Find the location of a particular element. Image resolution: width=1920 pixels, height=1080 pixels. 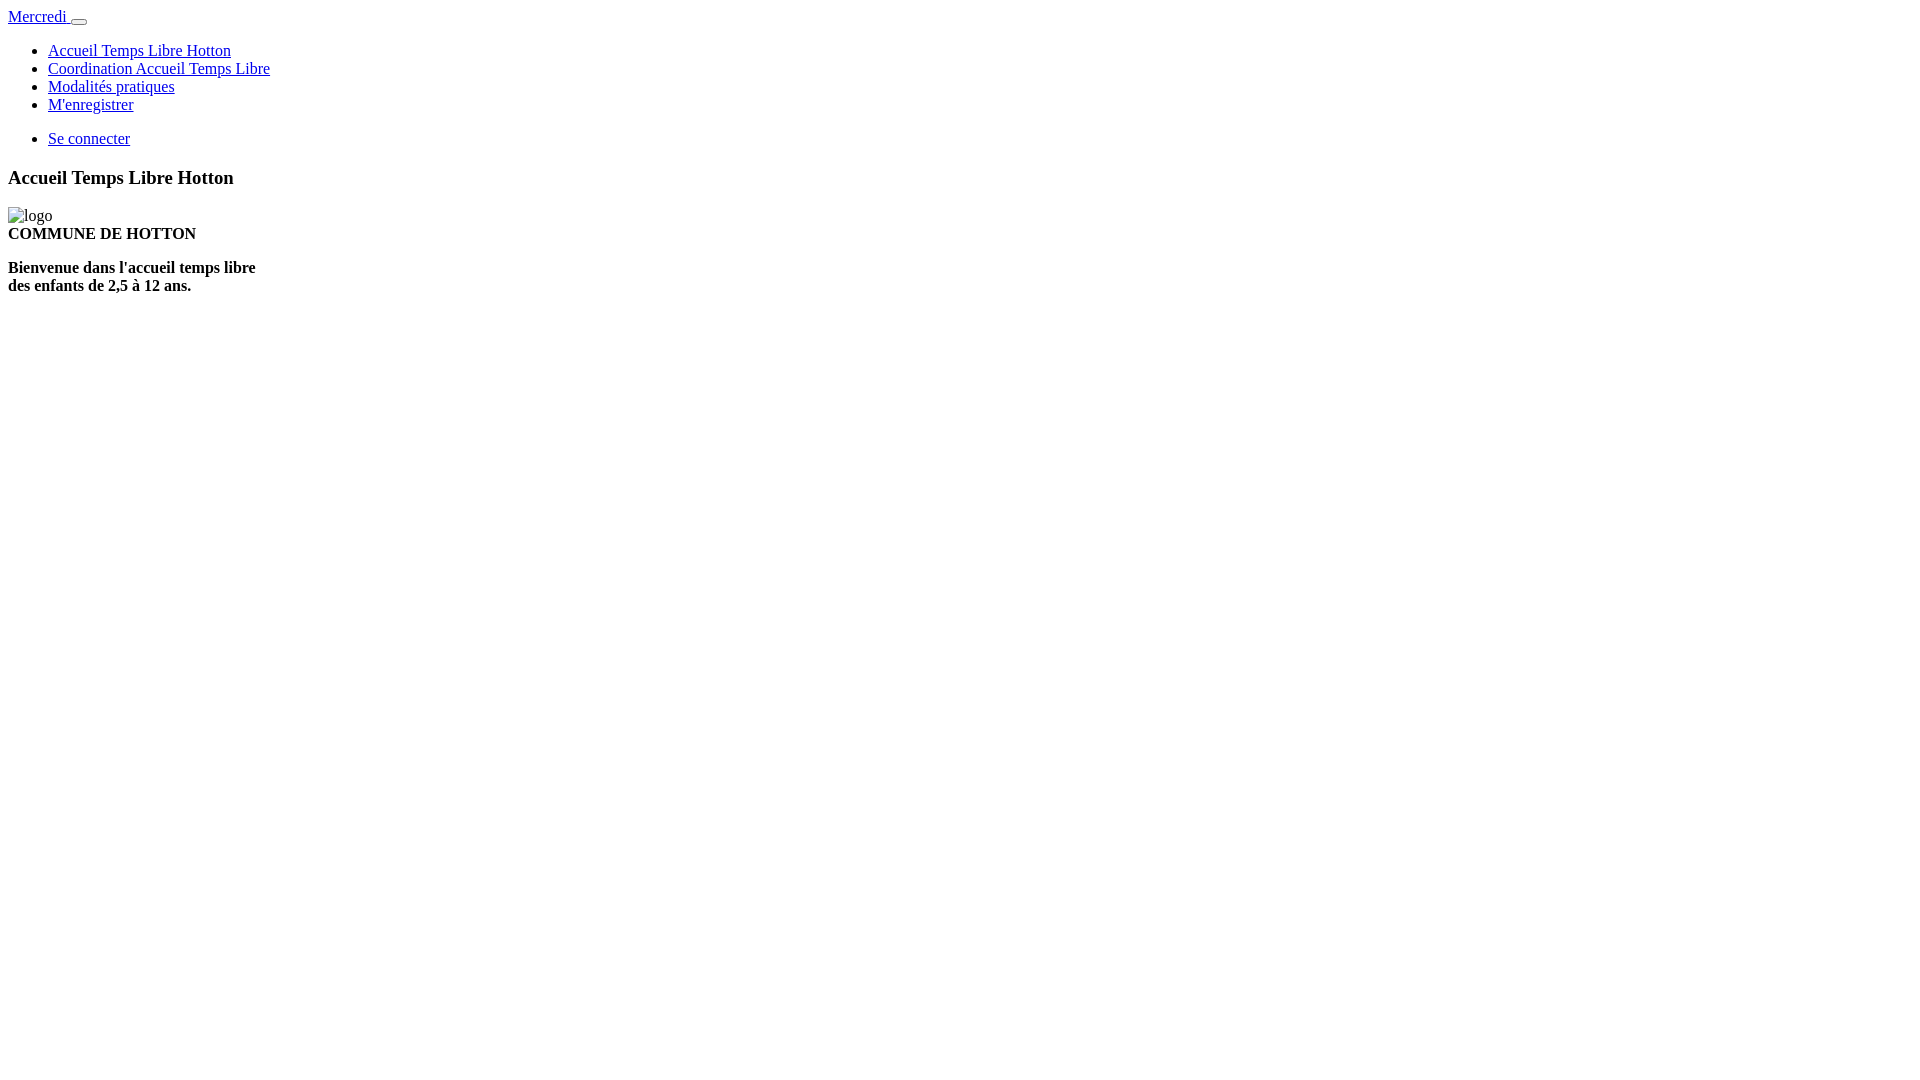

'M'enregistrer' is located at coordinates (90, 104).